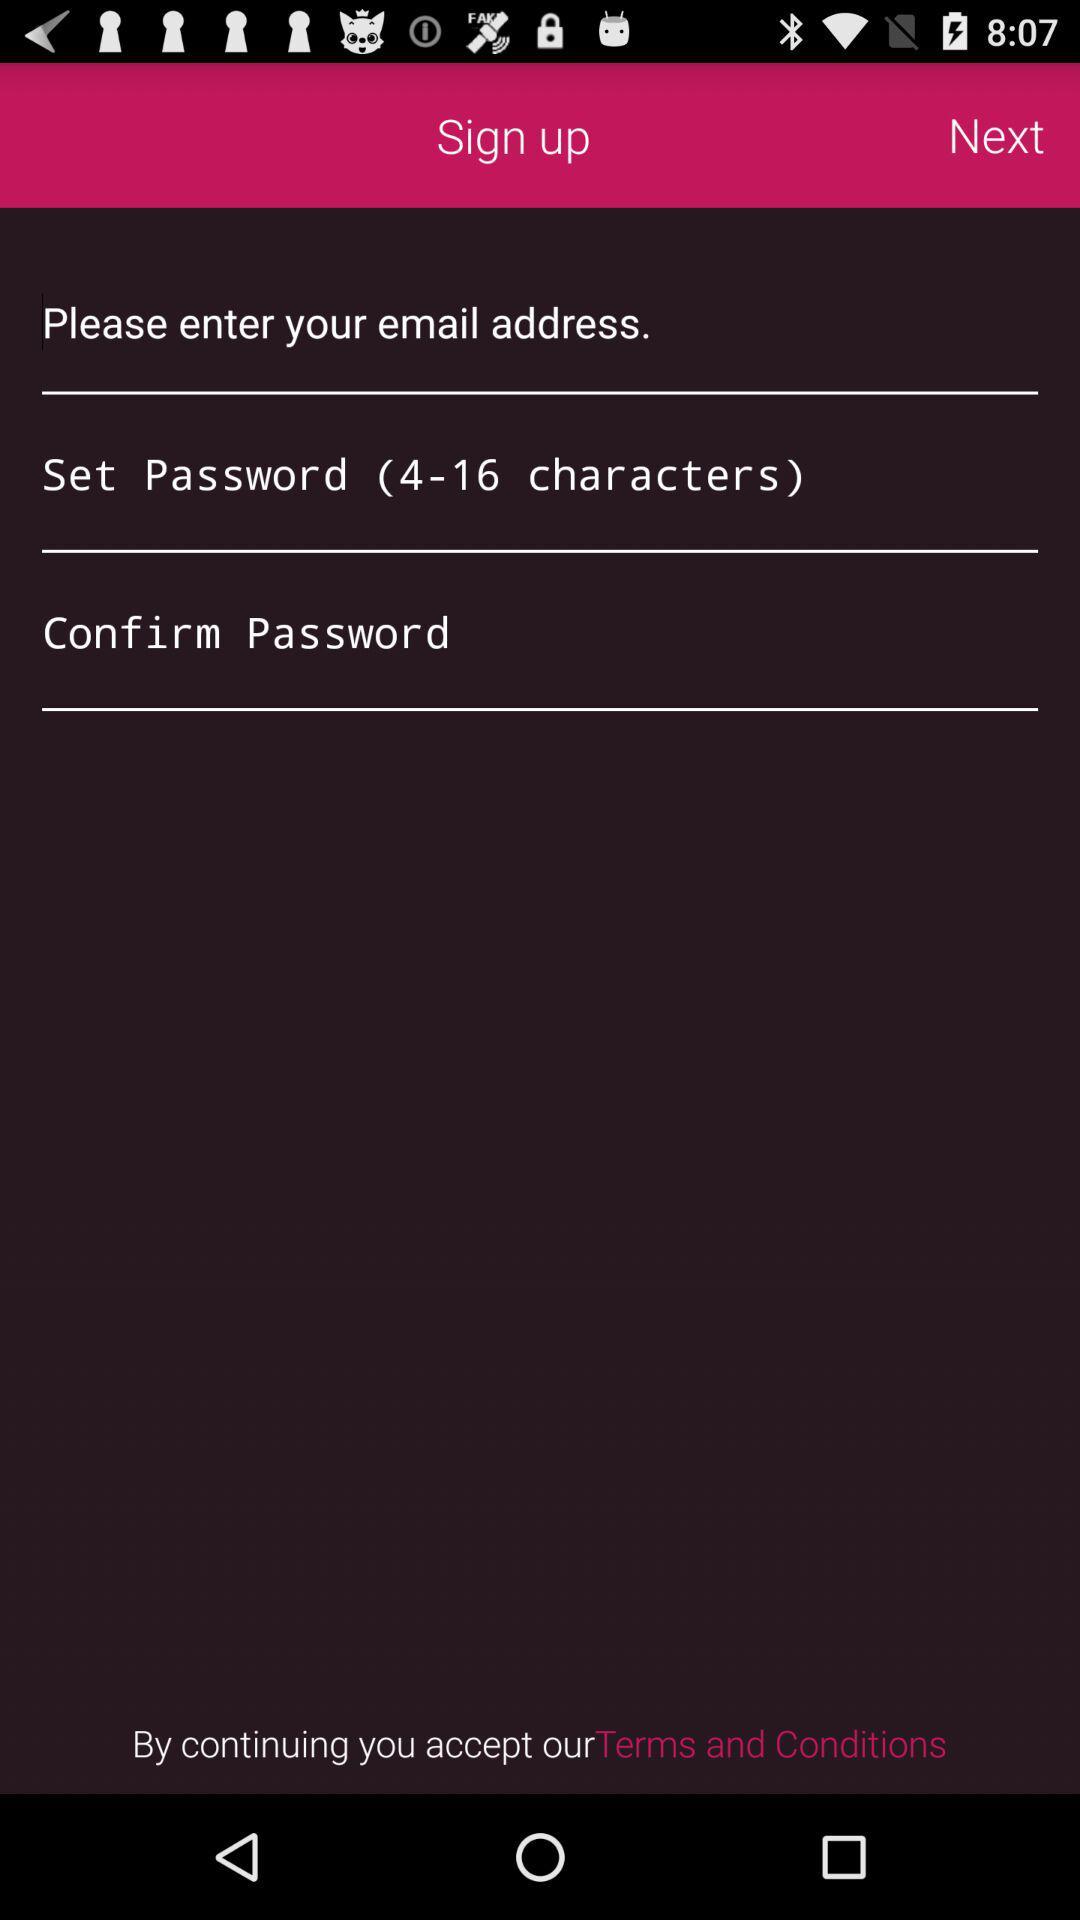  I want to click on adress, so click(540, 321).